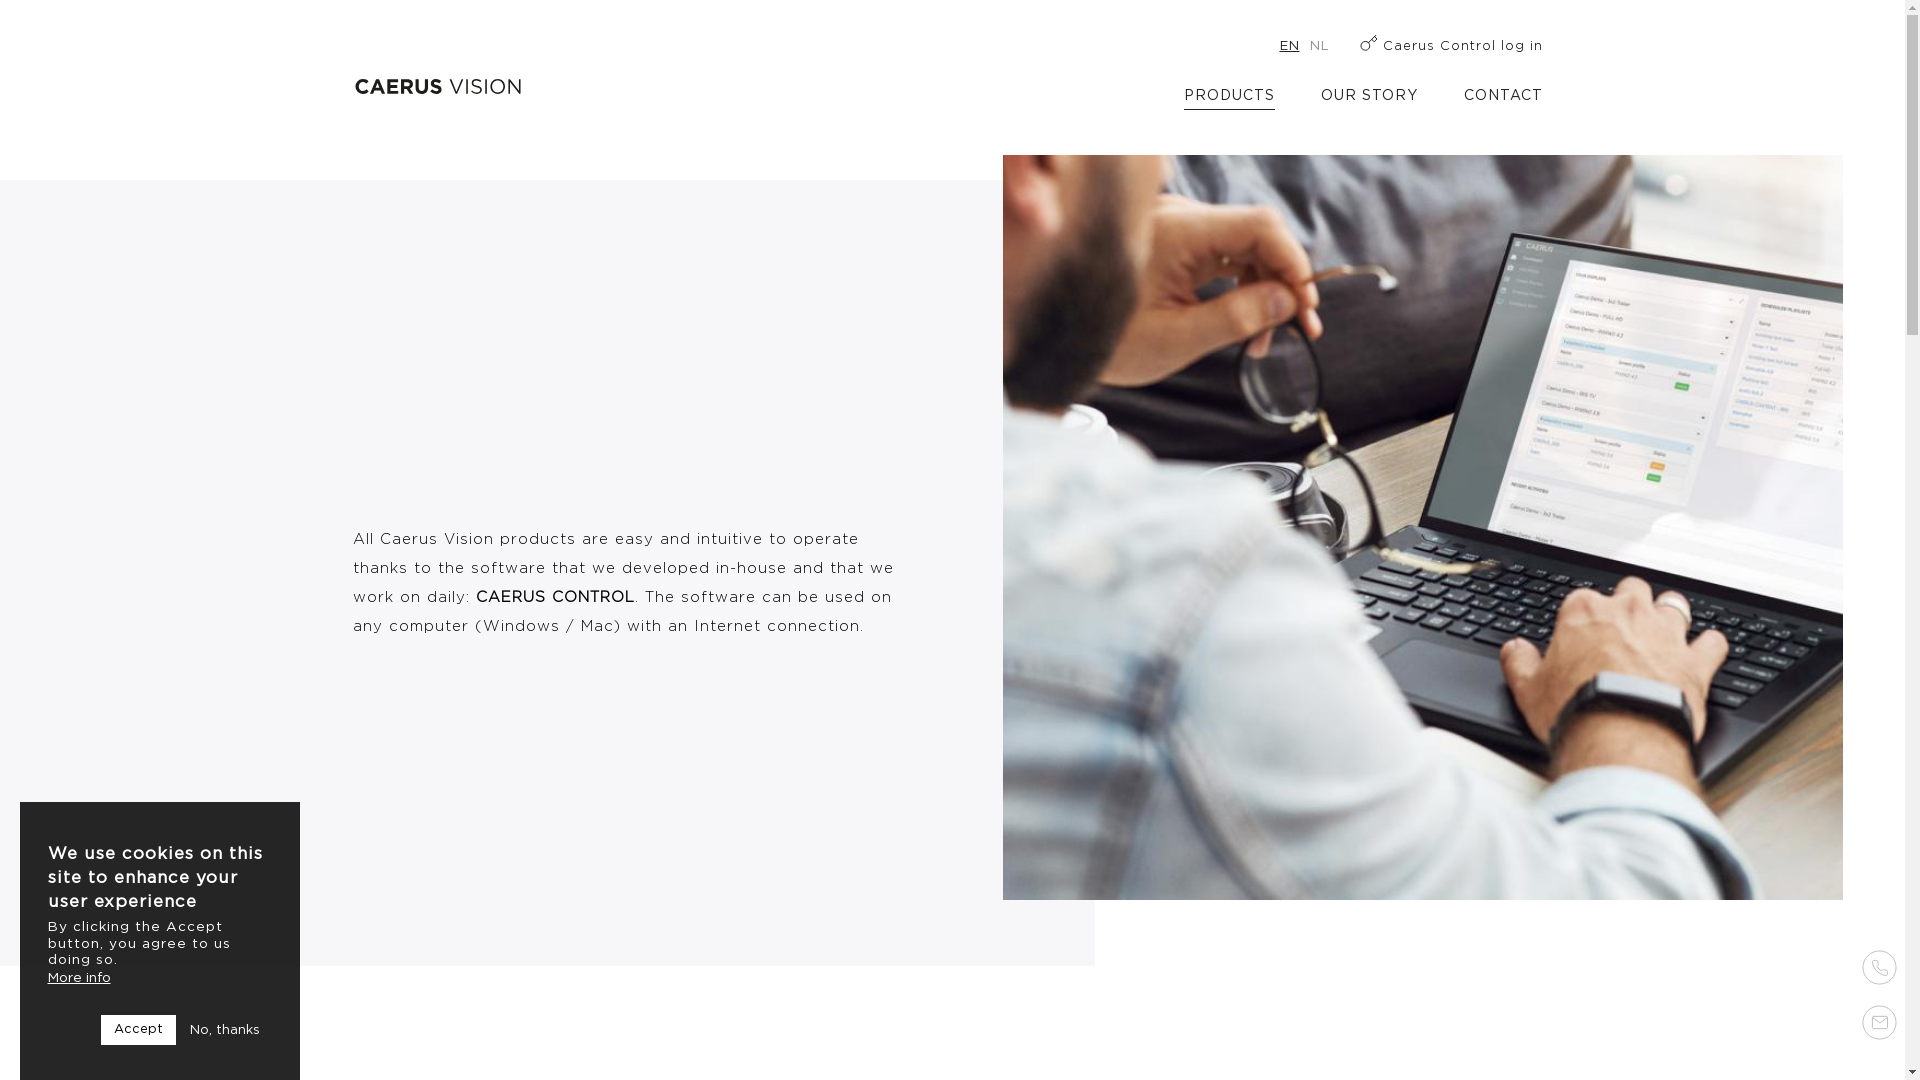 Image resolution: width=1920 pixels, height=1080 pixels. I want to click on 'No, thanks', so click(225, 1029).